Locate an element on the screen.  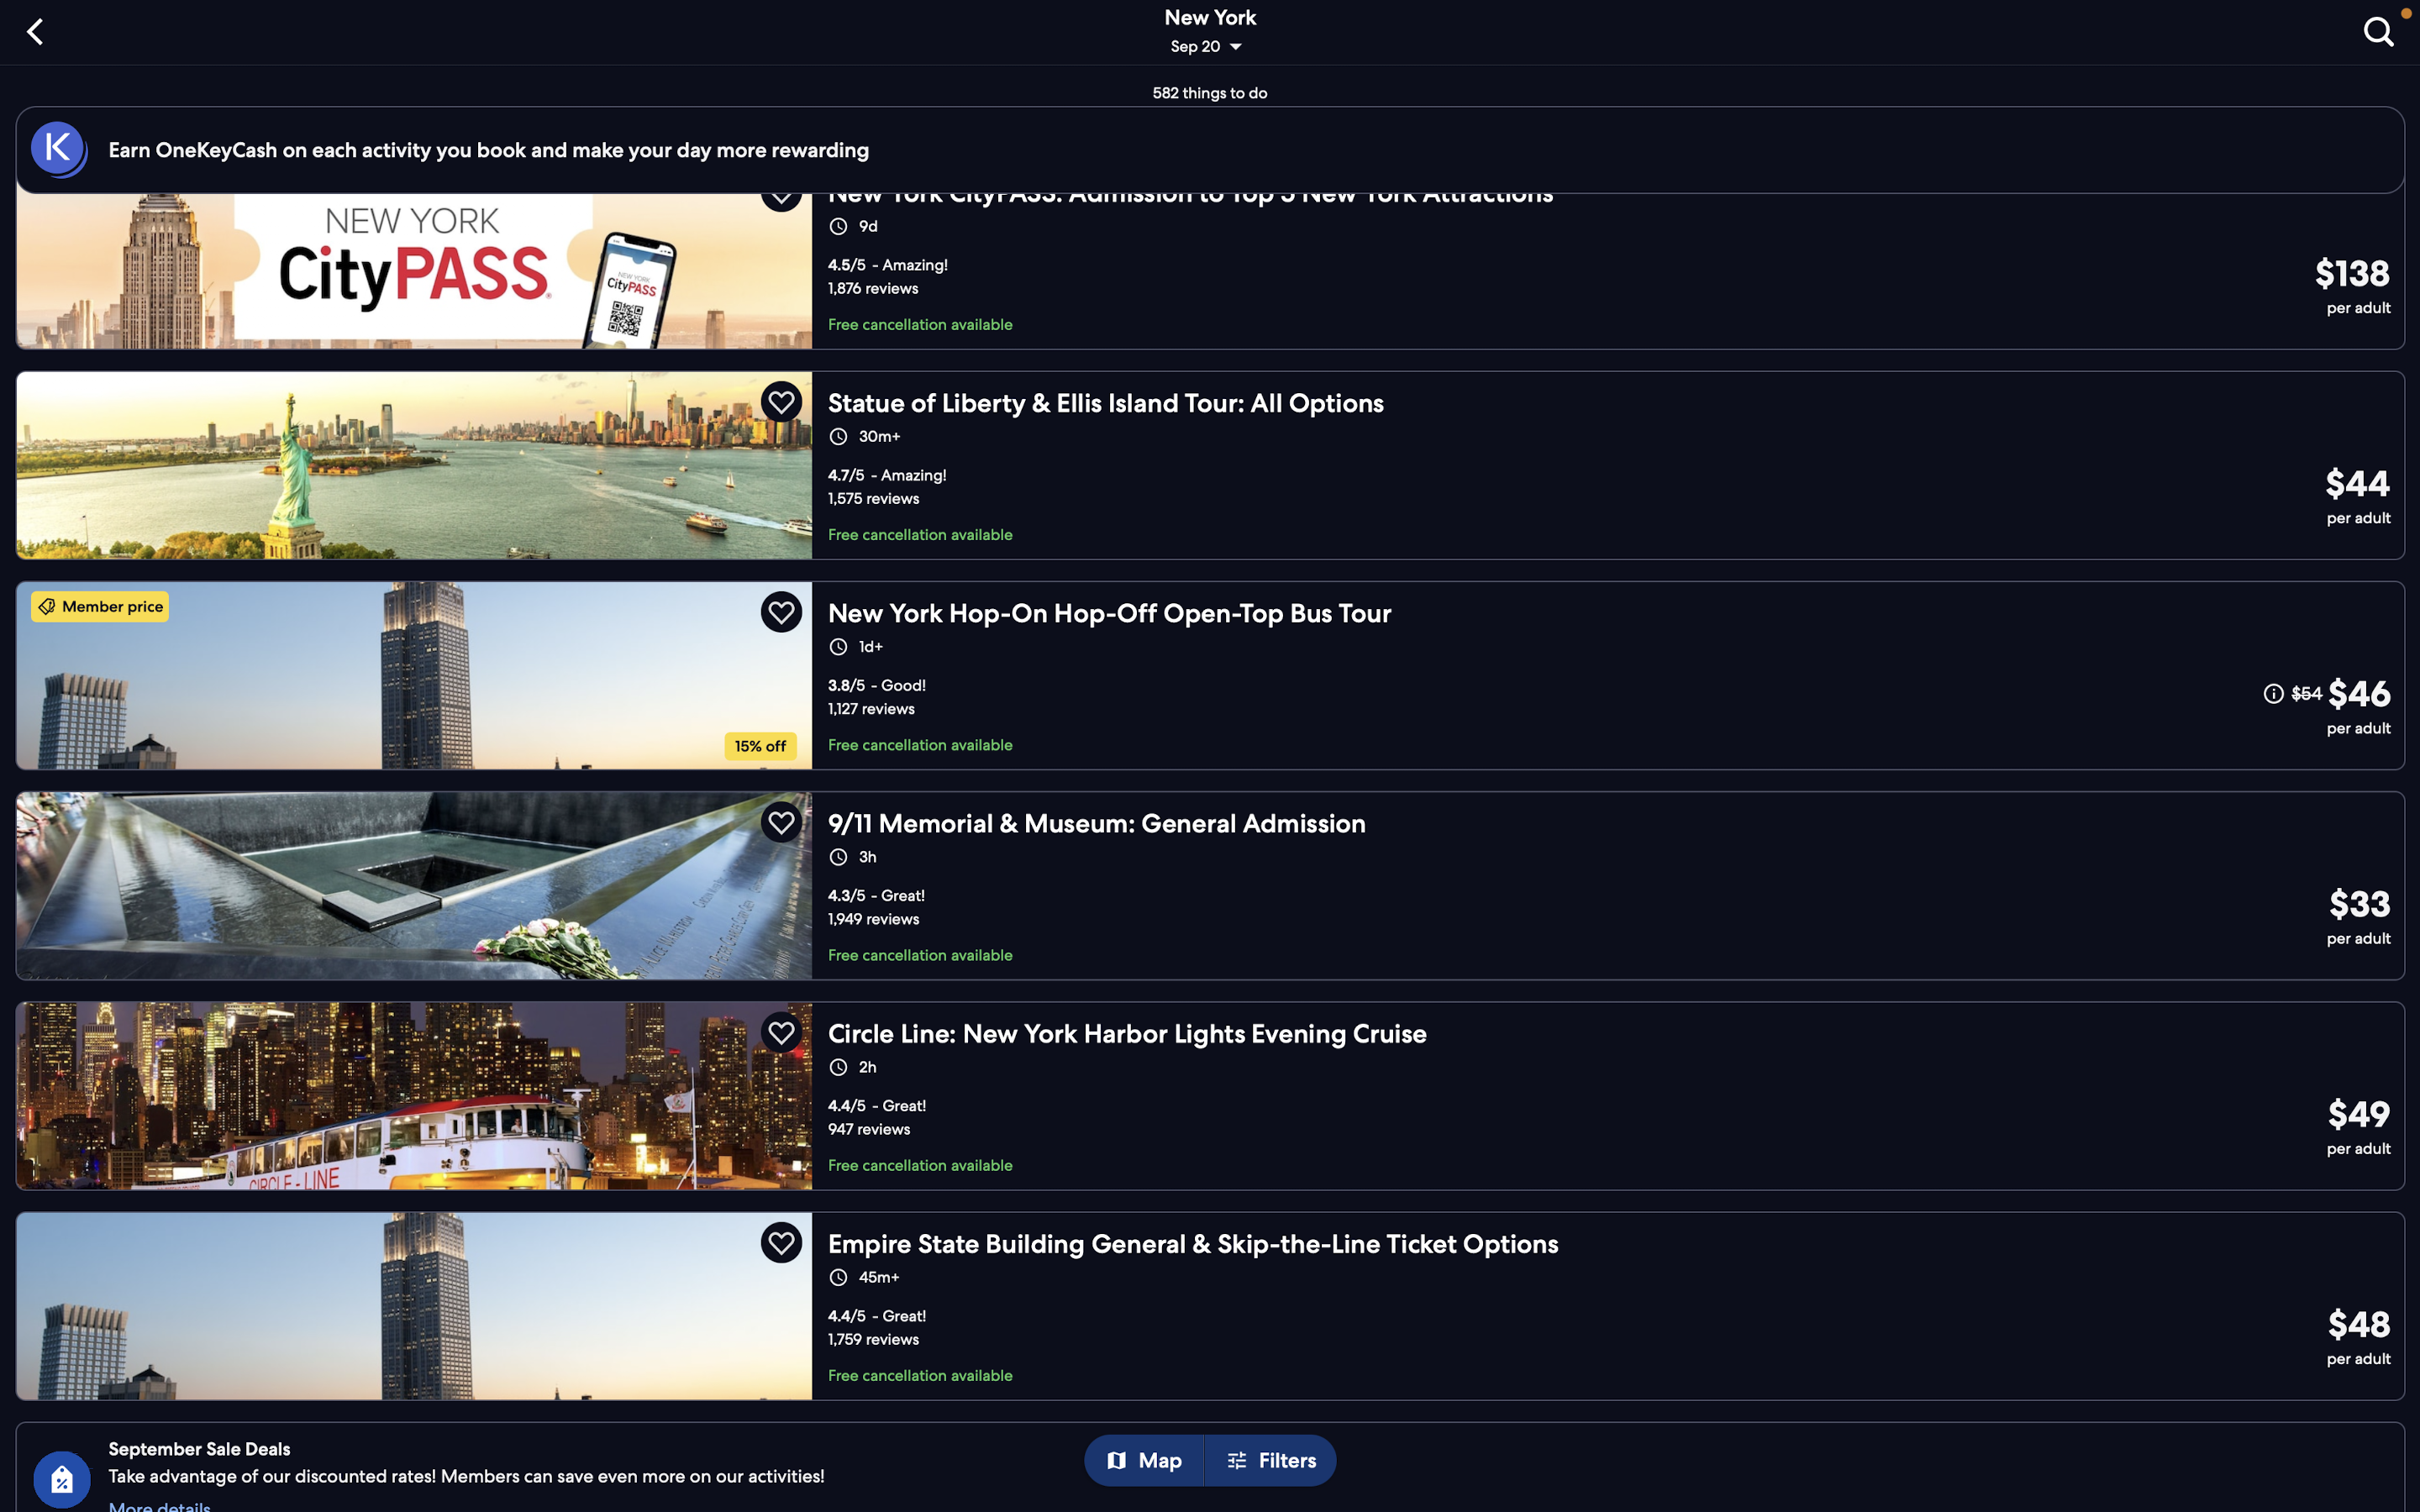
the "map" section to show the journey points is located at coordinates (1151, 1461).